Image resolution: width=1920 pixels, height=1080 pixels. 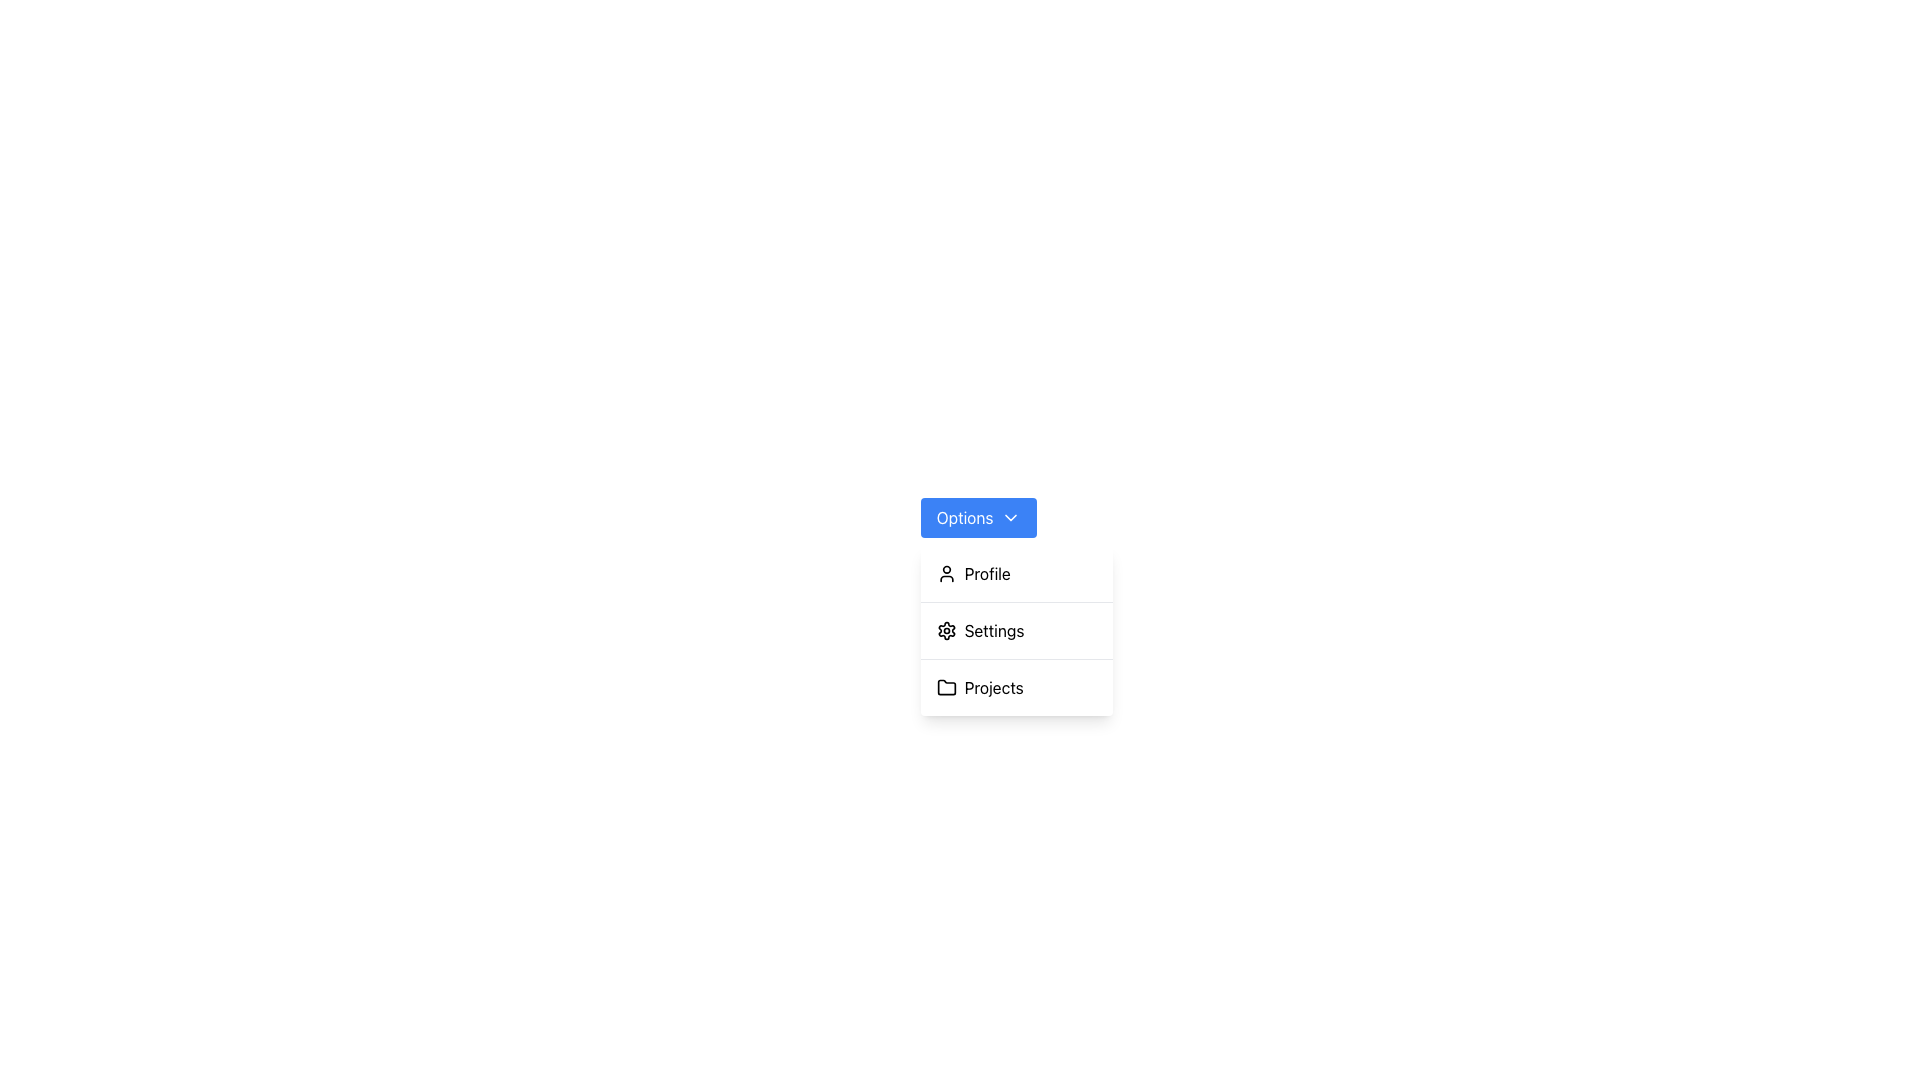 I want to click on the 'Projects' icon in the dropdown menu, which serves as a visual identifier for the 'Projects' option, so click(x=945, y=686).